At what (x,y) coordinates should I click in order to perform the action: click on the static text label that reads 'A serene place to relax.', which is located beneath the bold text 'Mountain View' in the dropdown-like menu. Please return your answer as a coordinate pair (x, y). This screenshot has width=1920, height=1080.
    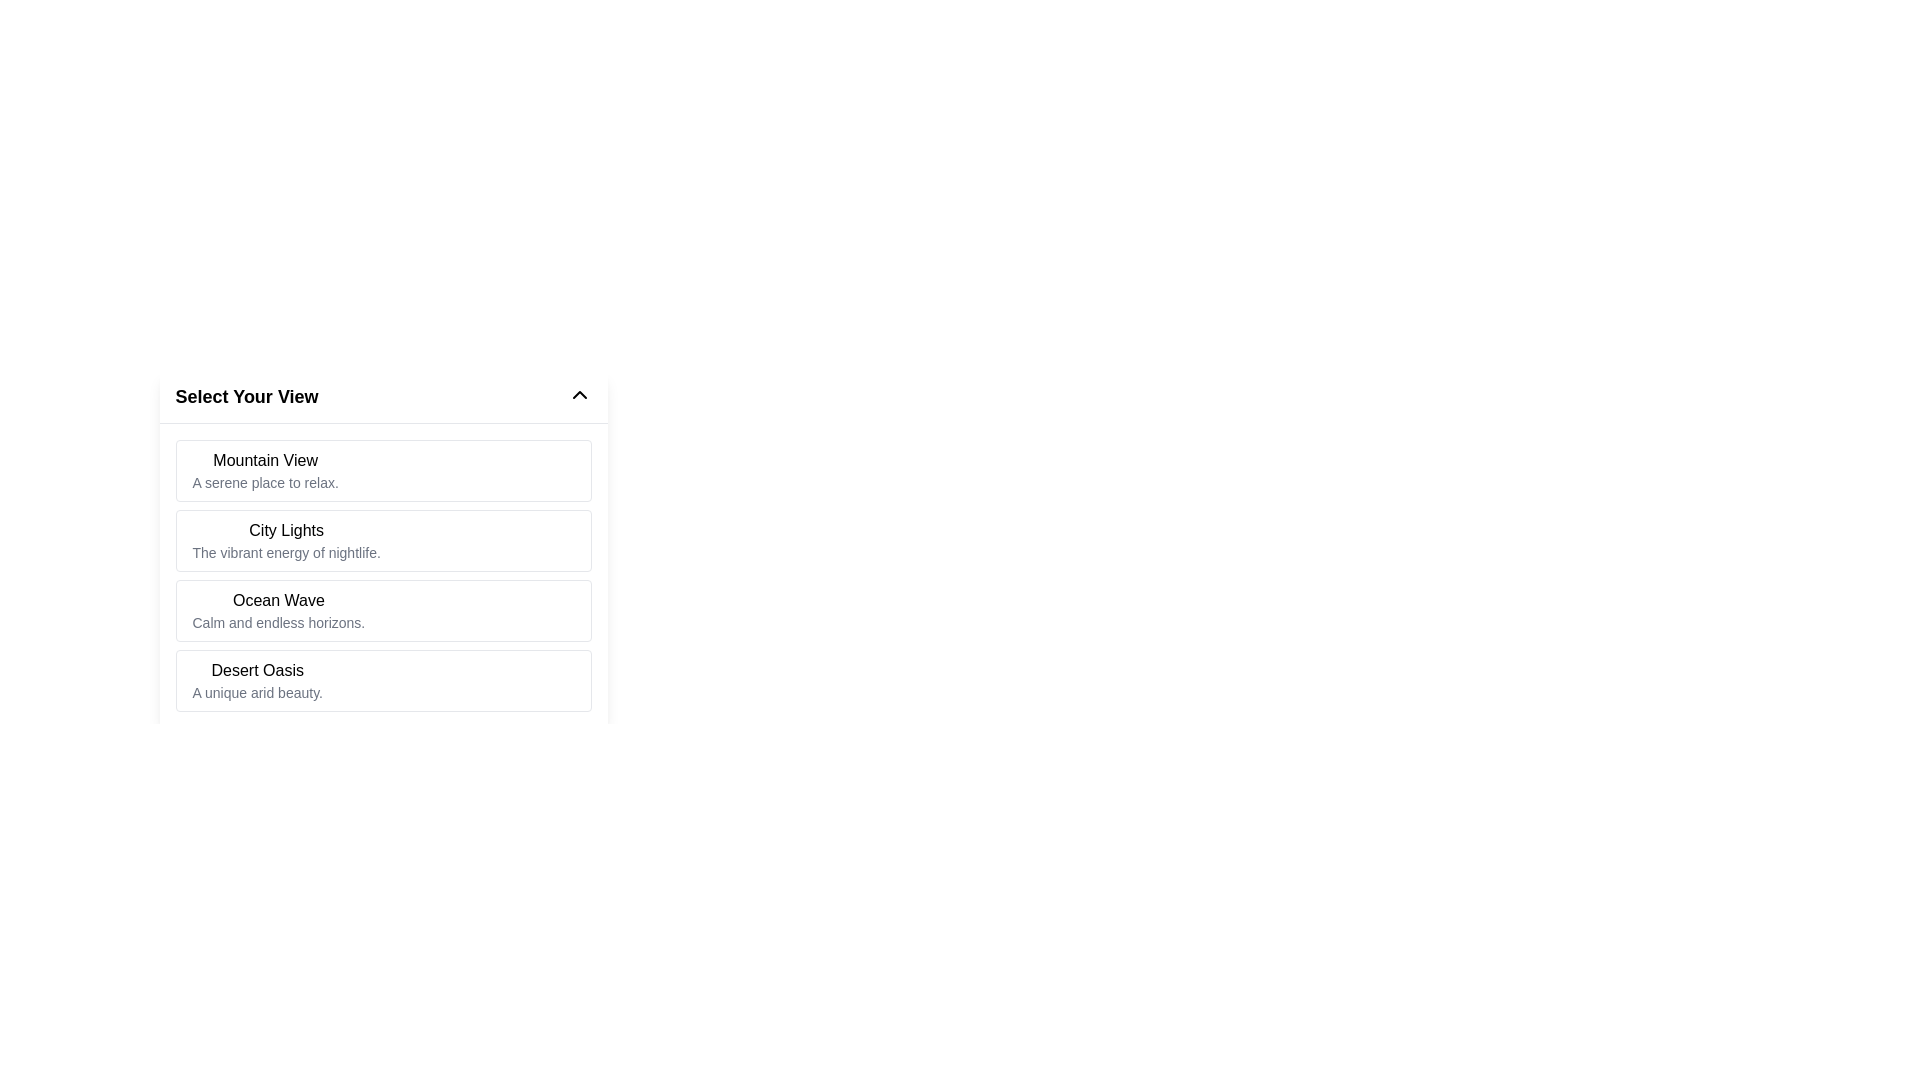
    Looking at the image, I should click on (264, 482).